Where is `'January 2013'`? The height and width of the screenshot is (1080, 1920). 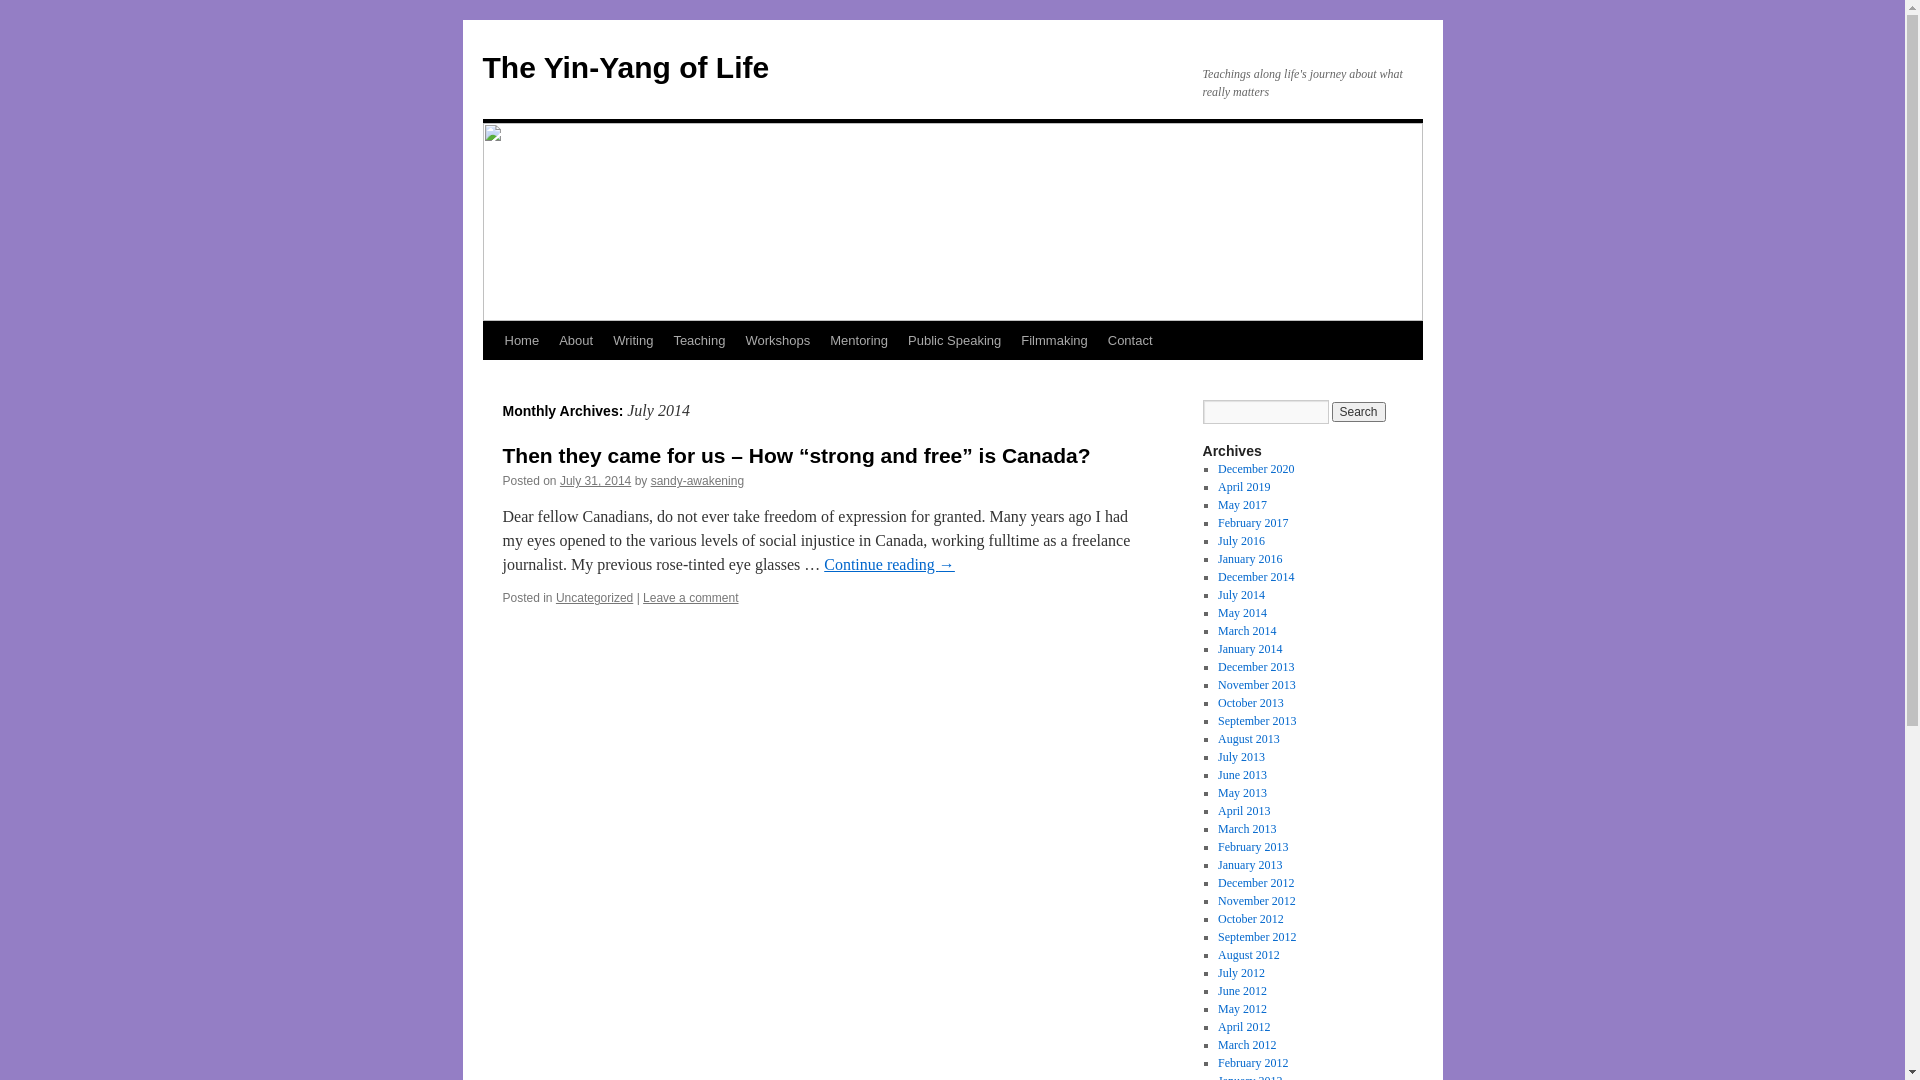
'January 2013' is located at coordinates (1217, 863).